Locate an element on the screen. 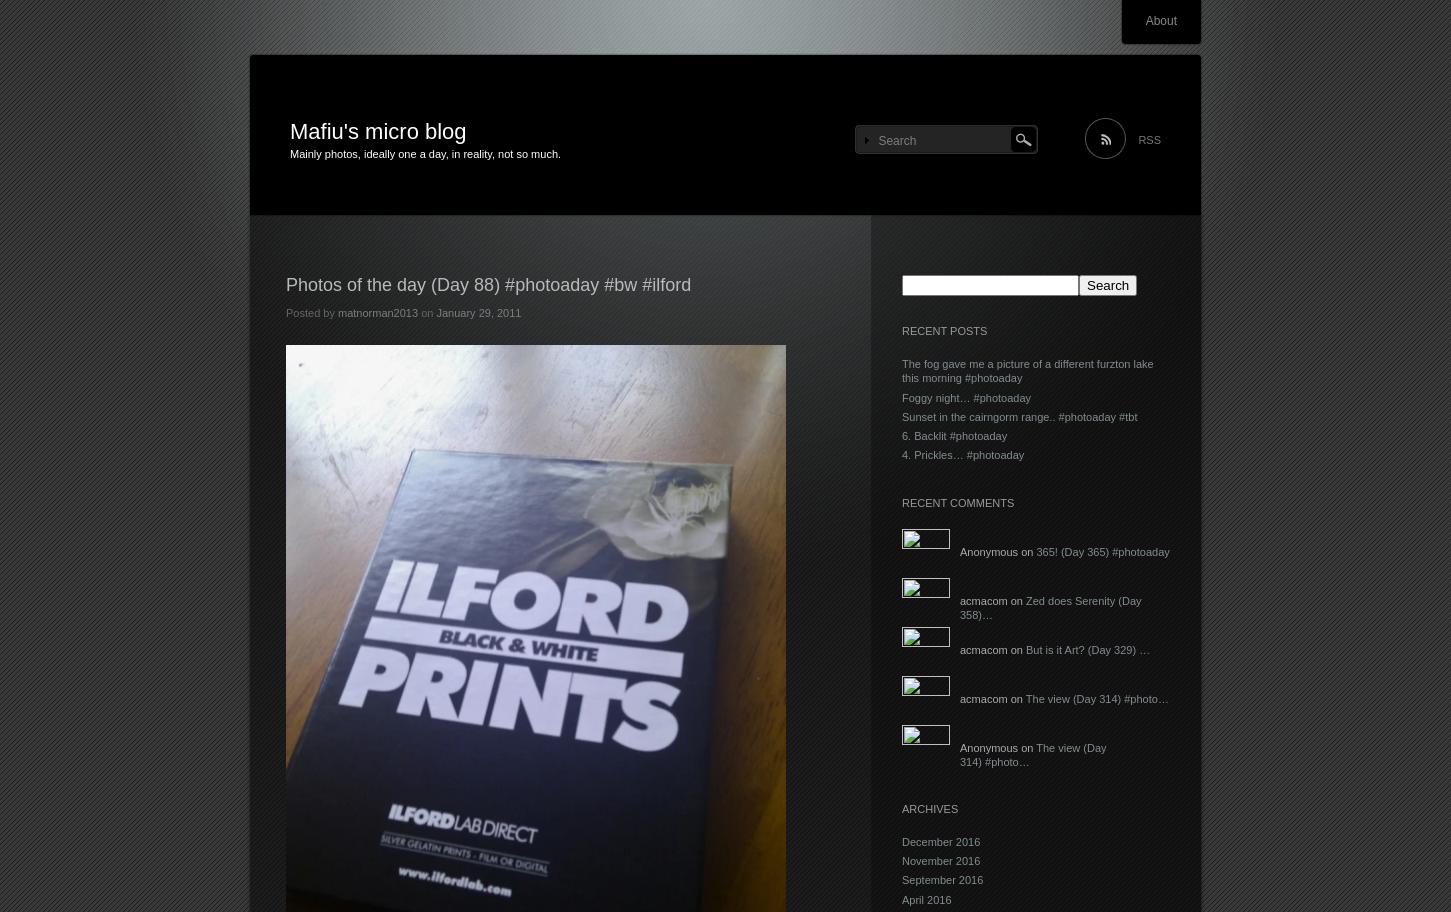 Image resolution: width=1451 pixels, height=912 pixels. 'Zed does Serenity (Day 358)…' is located at coordinates (959, 606).